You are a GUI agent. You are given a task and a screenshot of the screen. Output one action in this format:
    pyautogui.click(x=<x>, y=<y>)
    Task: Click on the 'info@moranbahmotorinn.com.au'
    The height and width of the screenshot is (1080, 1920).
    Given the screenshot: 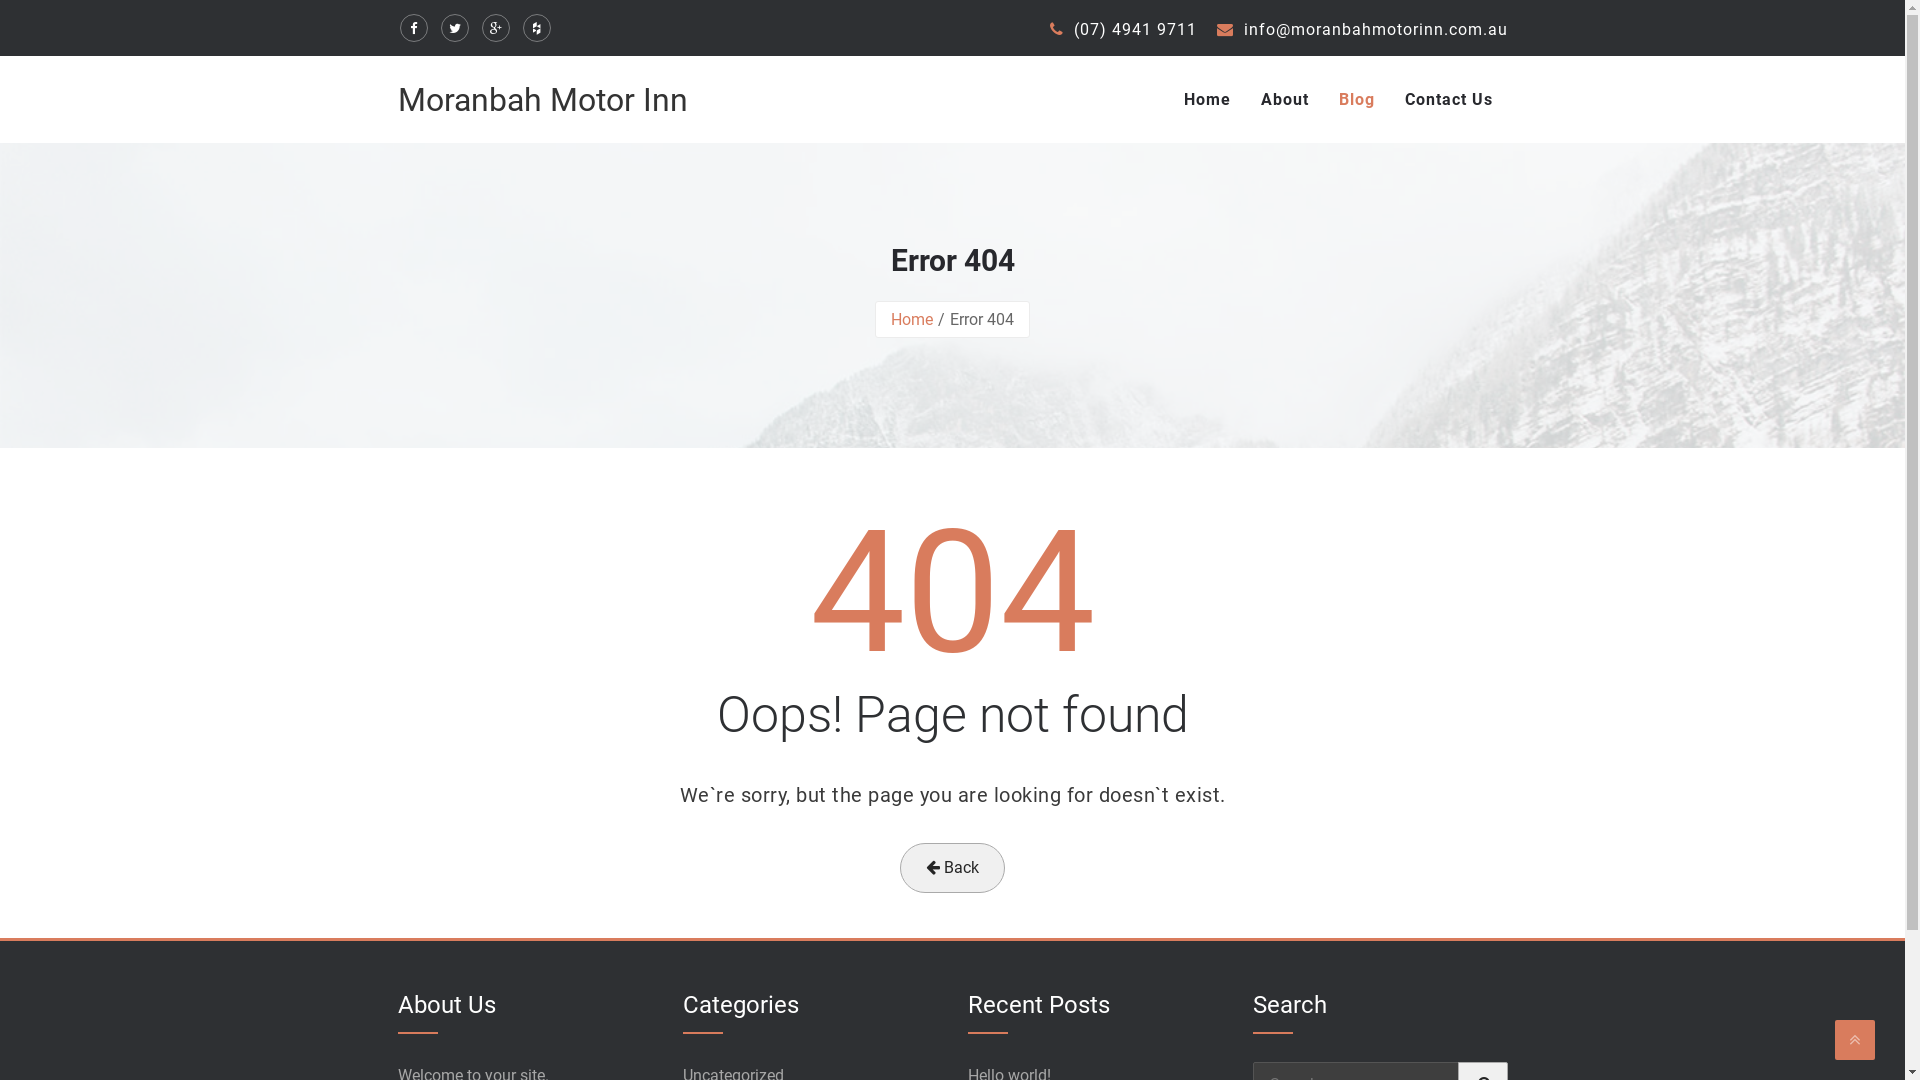 What is the action you would take?
    pyautogui.click(x=1360, y=29)
    